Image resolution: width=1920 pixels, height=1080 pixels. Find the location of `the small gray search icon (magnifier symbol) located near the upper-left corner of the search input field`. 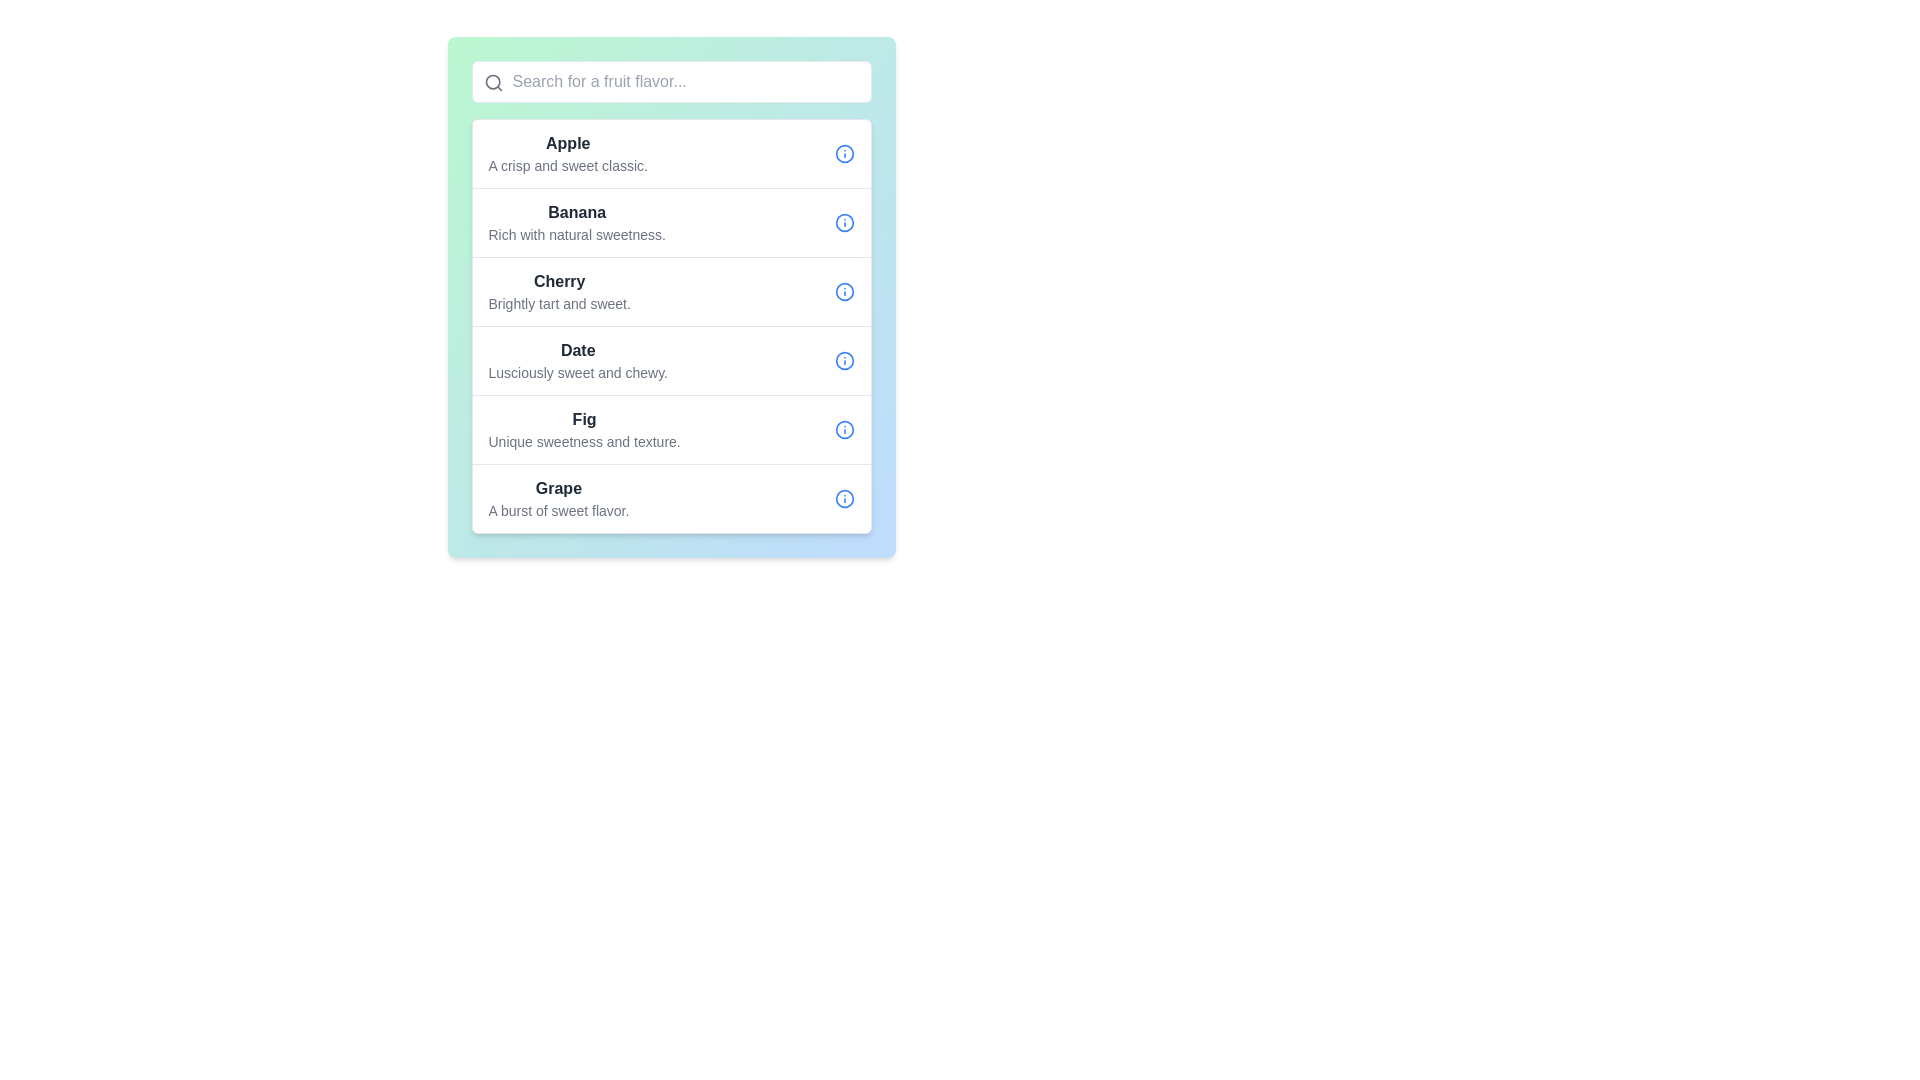

the small gray search icon (magnifier symbol) located near the upper-left corner of the search input field is located at coordinates (493, 82).